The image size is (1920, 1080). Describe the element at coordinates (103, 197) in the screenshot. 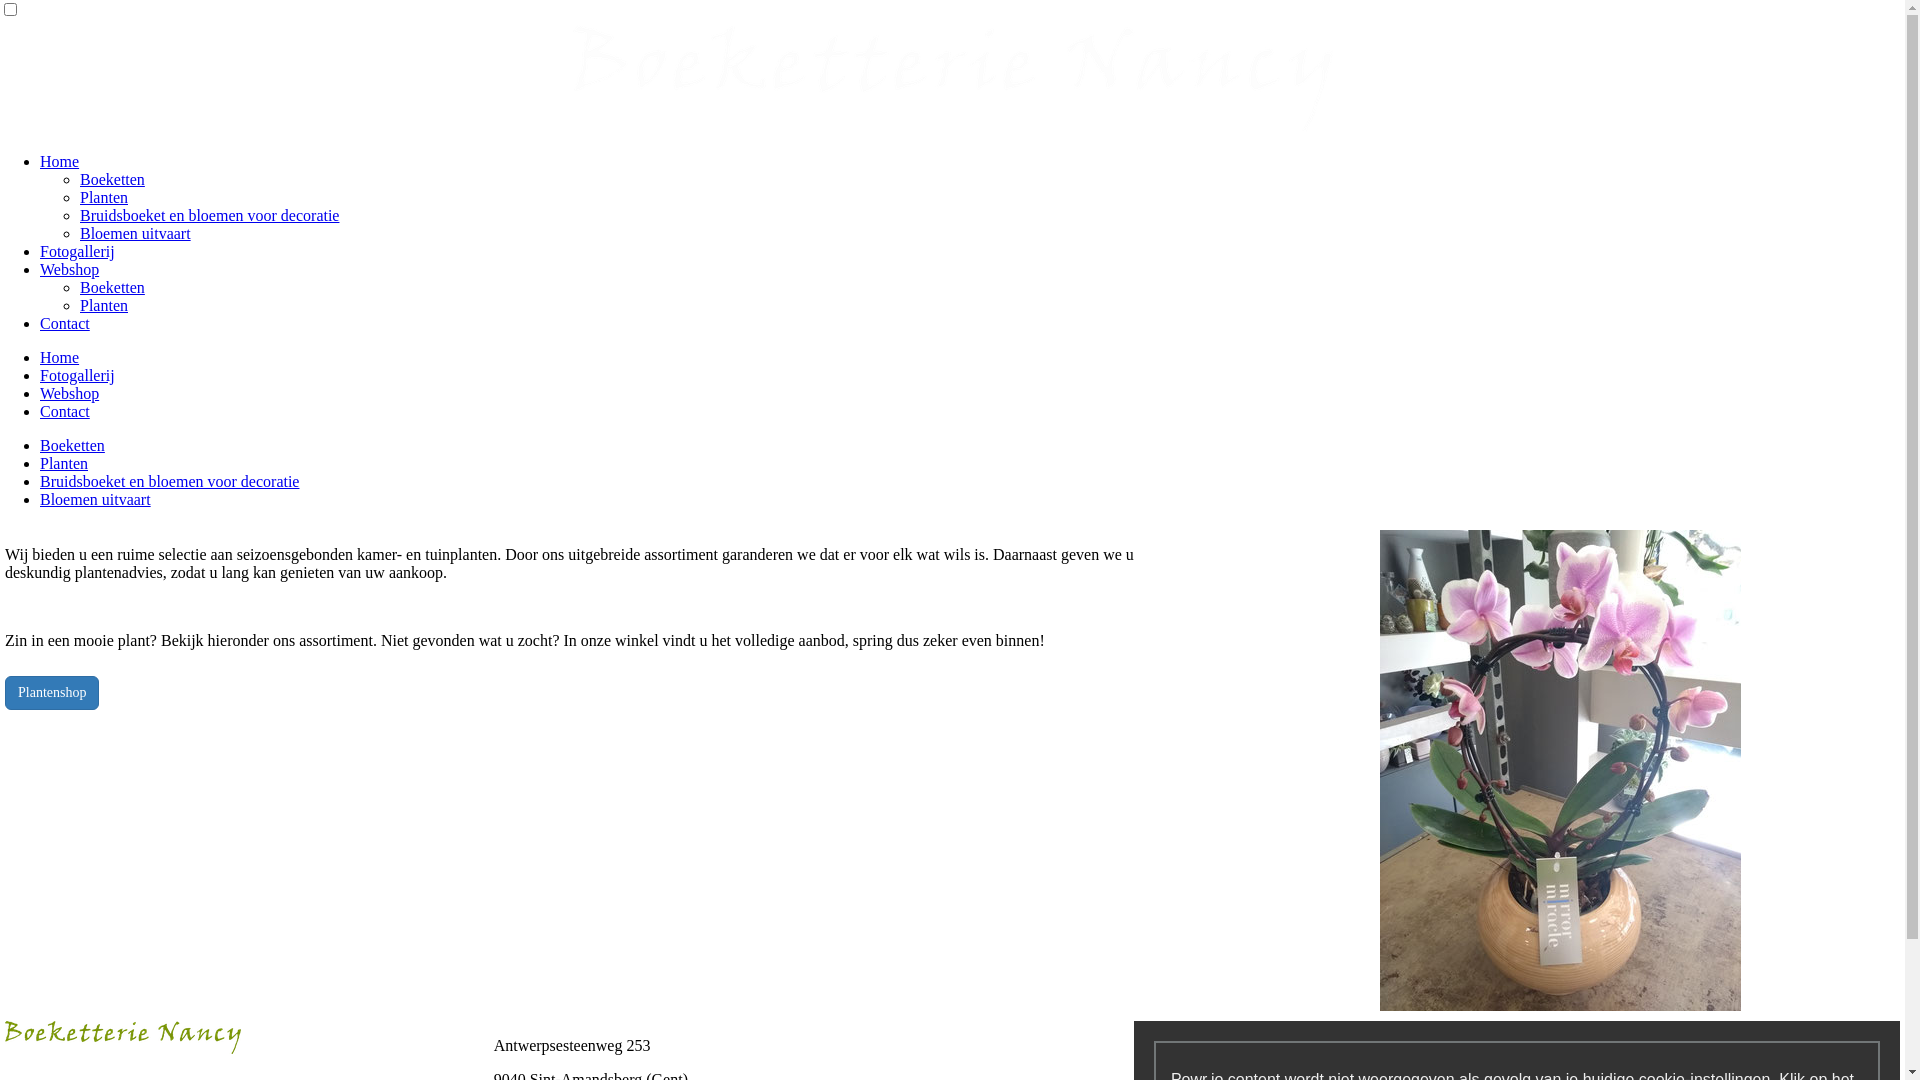

I see `'Planten'` at that location.